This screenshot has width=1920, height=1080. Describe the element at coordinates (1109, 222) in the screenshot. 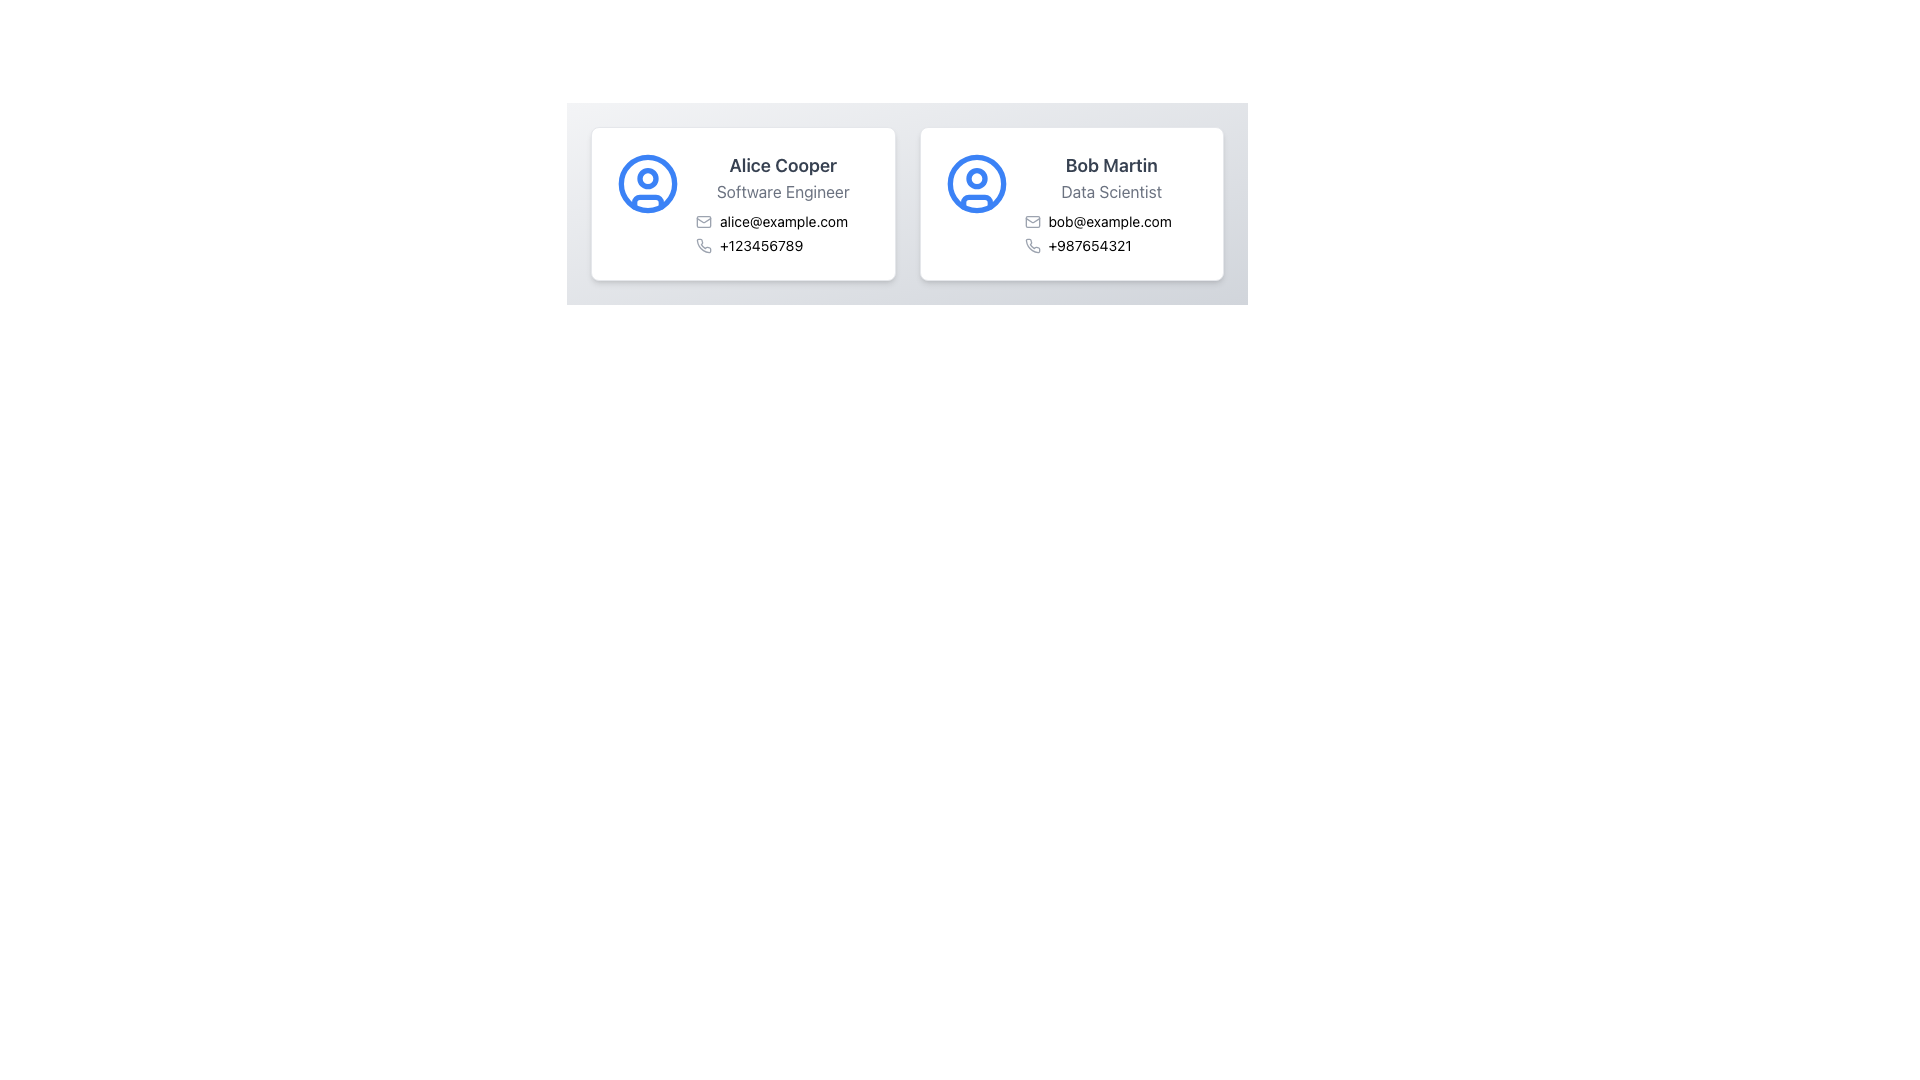

I see `the email hyperlink located in Bob Martin's profile, positioned below their name and title, next to the envelope icon` at that location.